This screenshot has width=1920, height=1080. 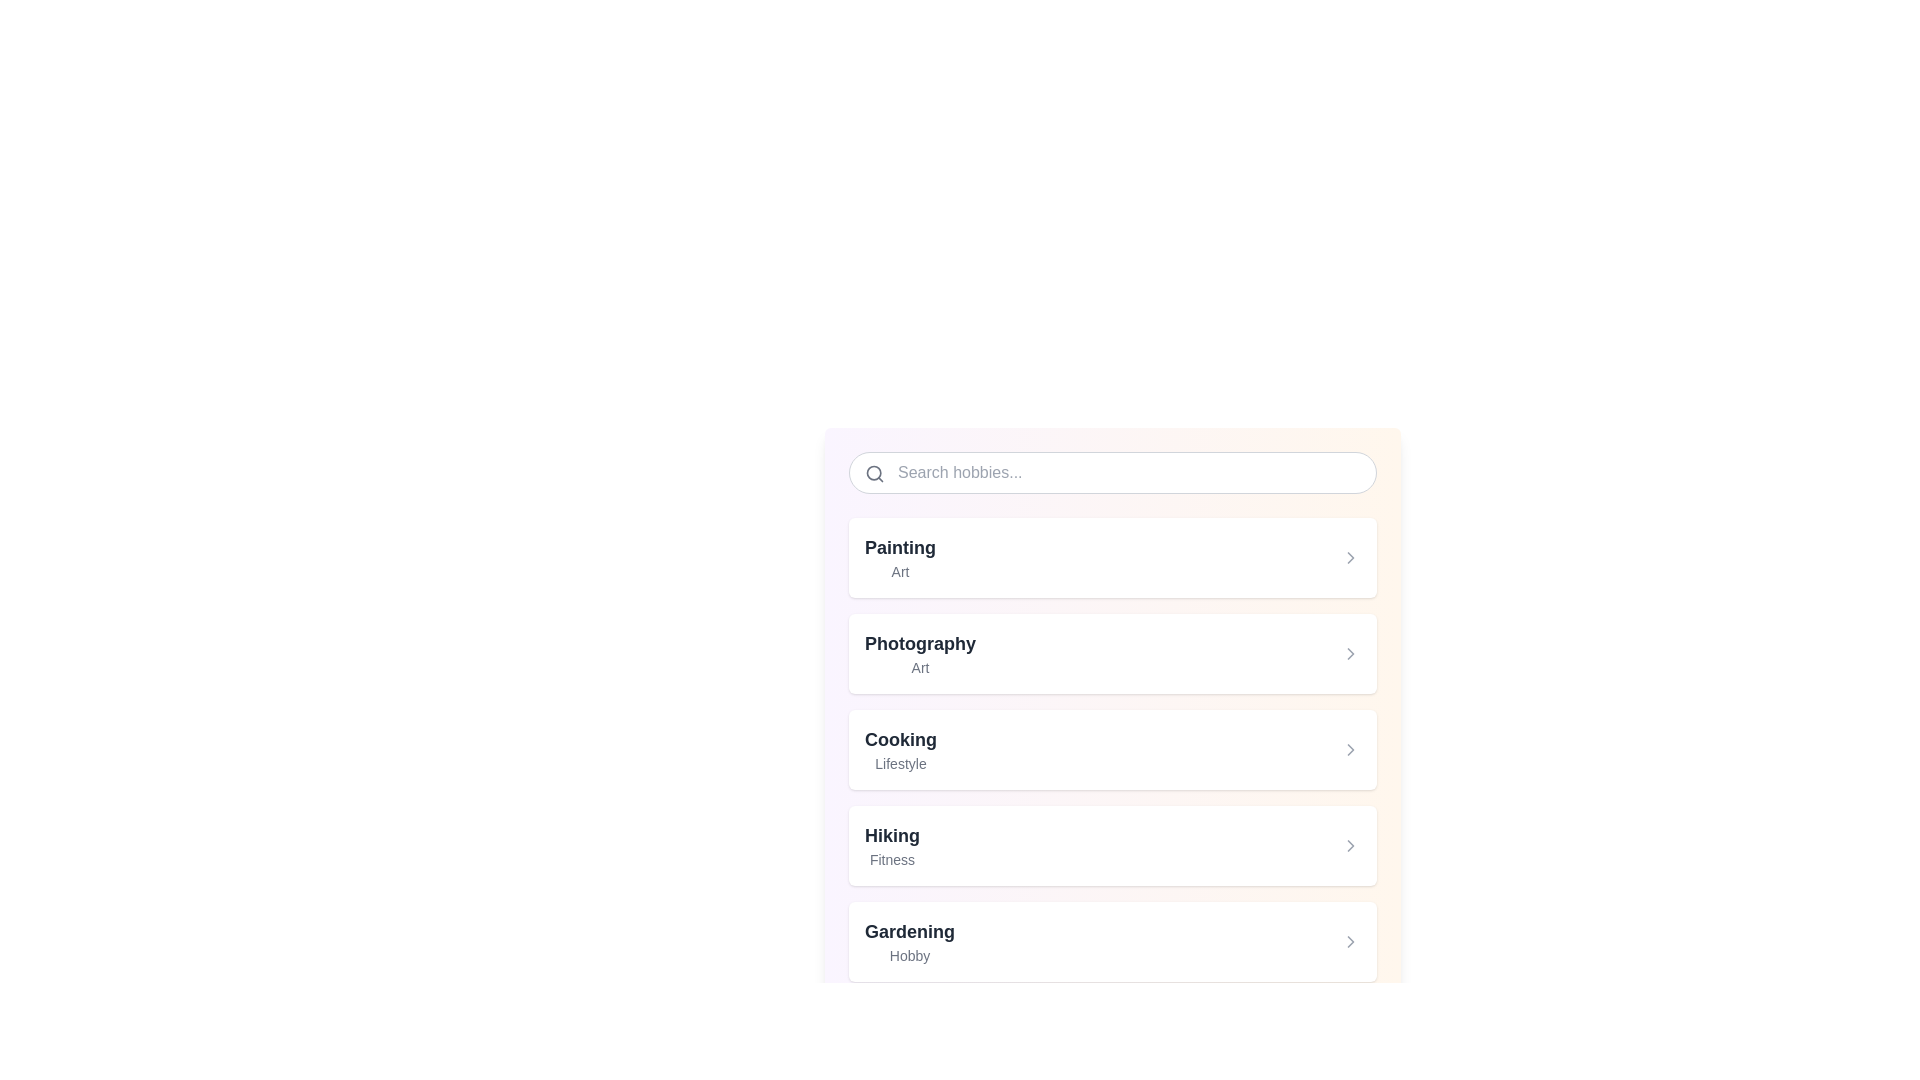 I want to click on the Navigation Chevron icon located at the far right of the 'Photography' card, so click(x=1350, y=654).